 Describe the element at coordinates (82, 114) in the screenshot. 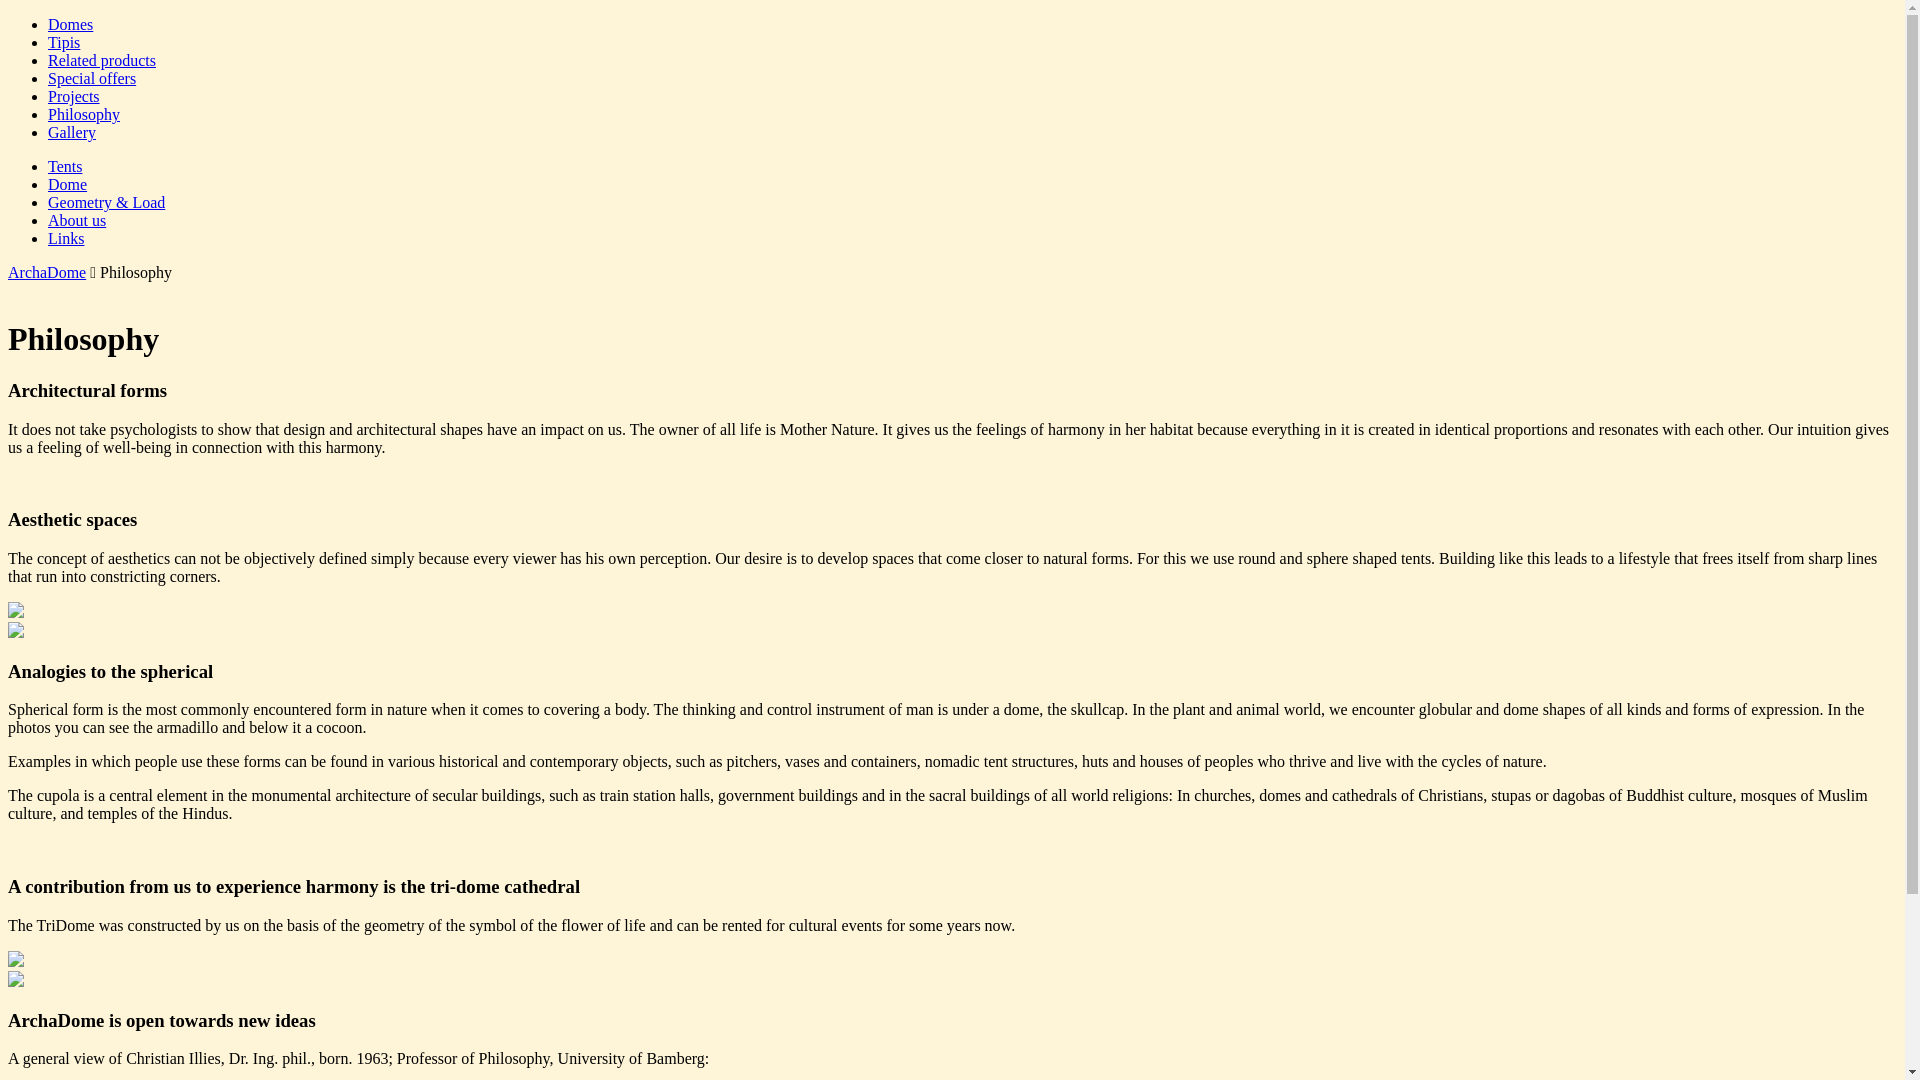

I see `'Philosophy'` at that location.